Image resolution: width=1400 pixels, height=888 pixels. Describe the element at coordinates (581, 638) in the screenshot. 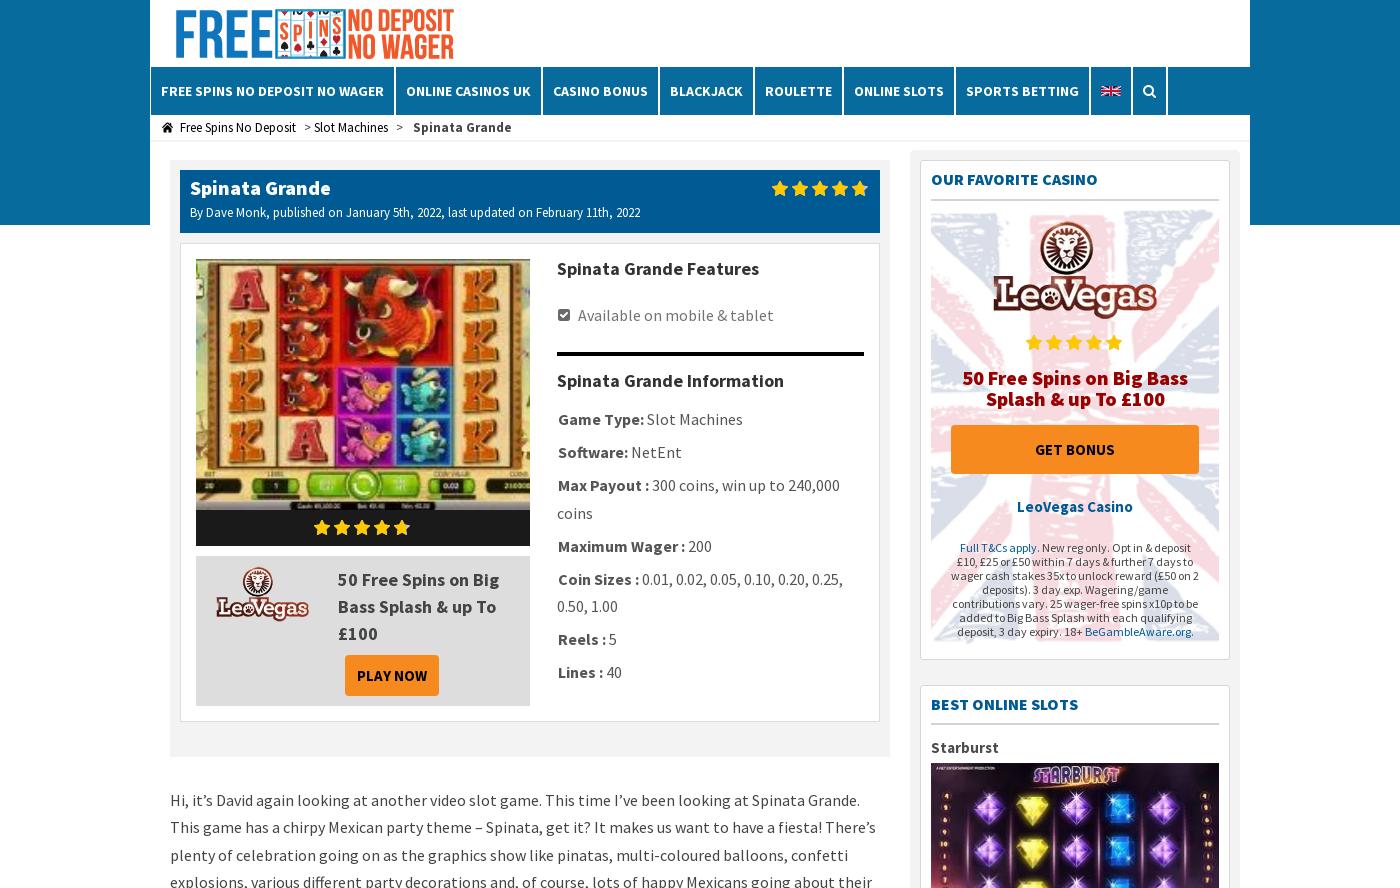

I see `'Reels :'` at that location.